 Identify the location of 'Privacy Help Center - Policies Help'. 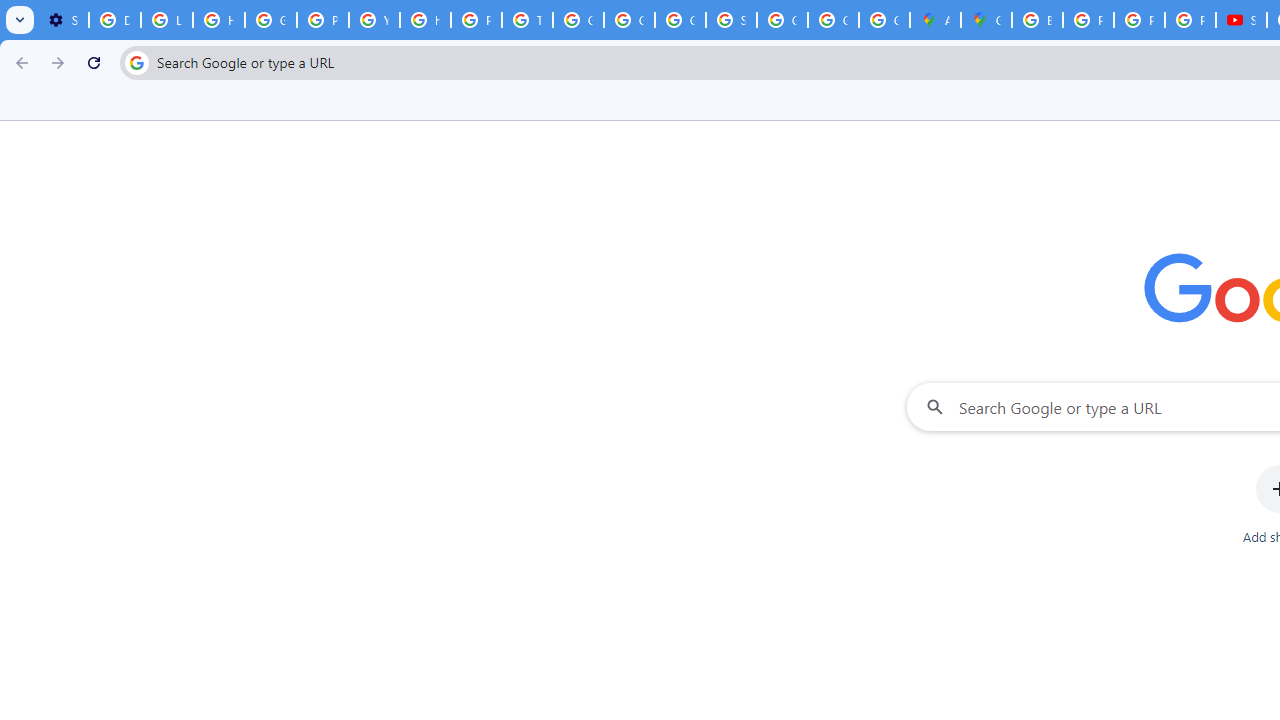
(1139, 20).